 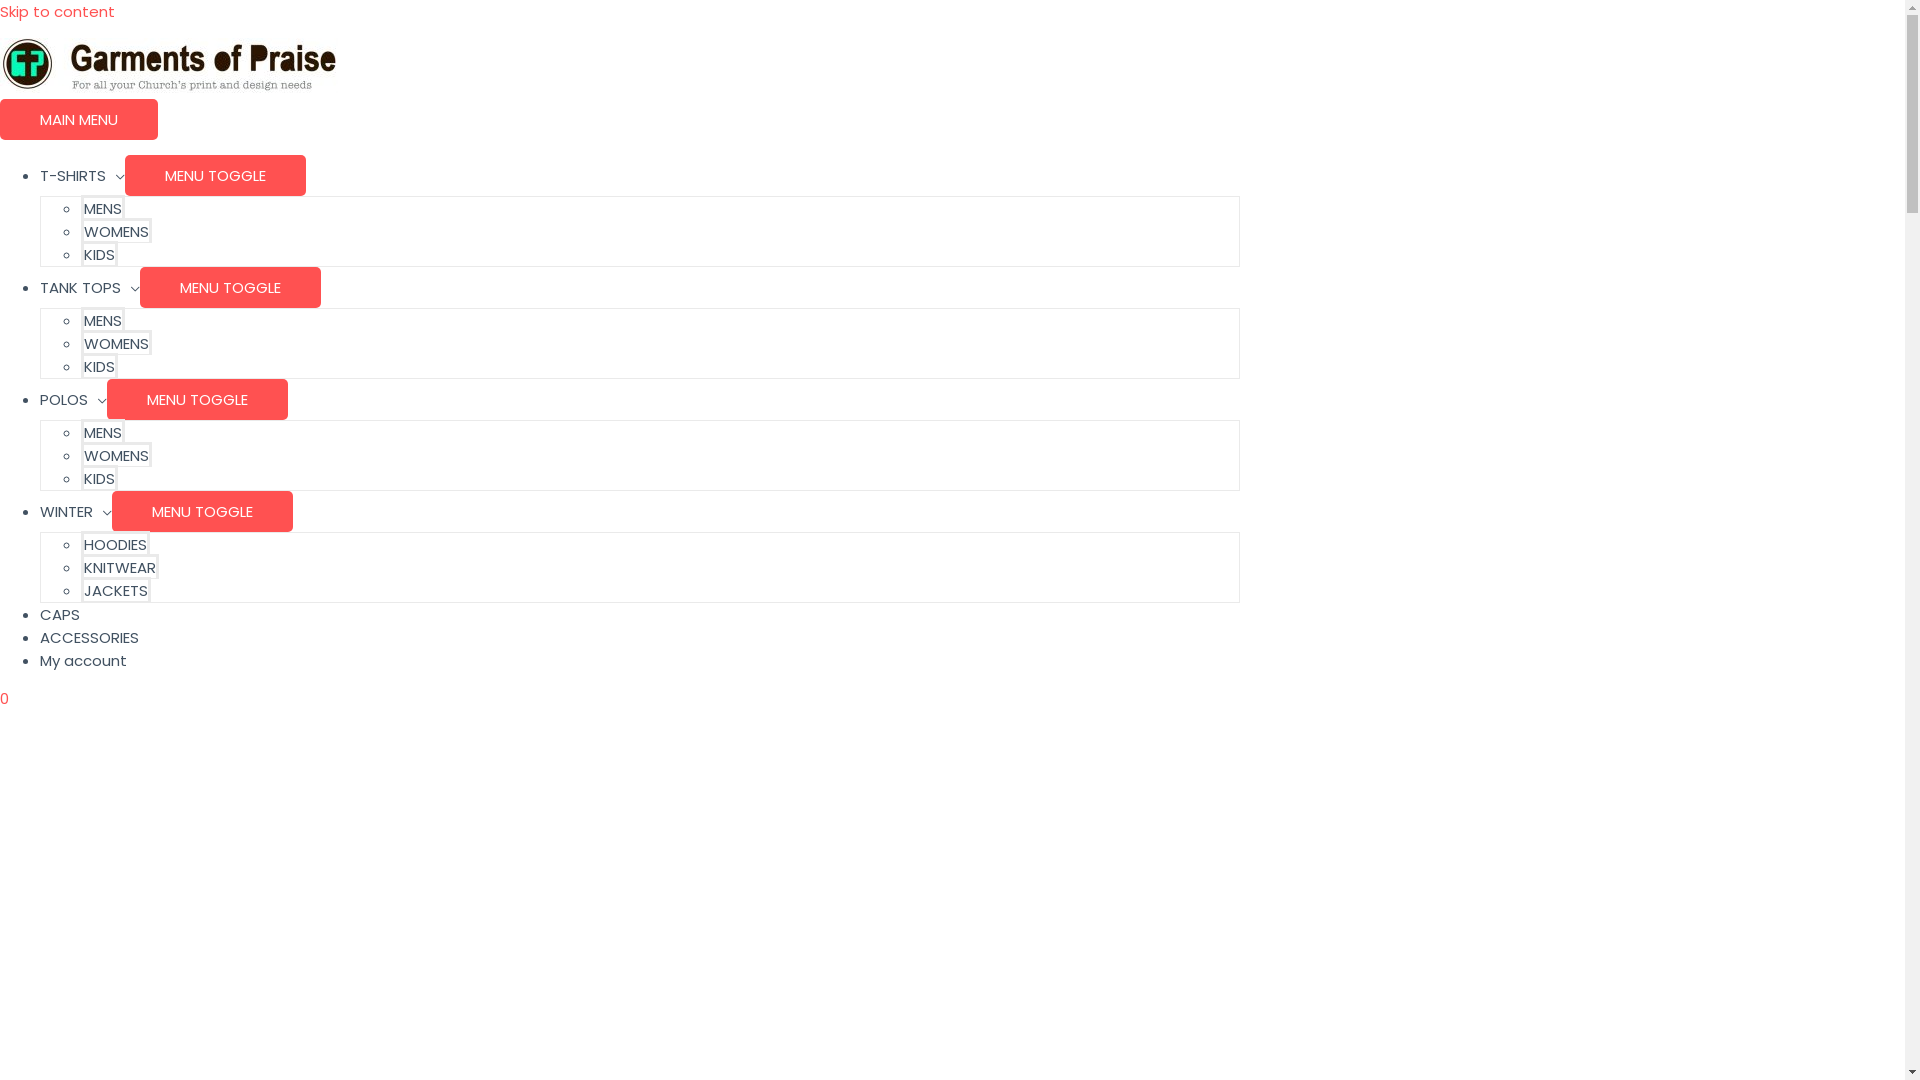 What do you see at coordinates (73, 399) in the screenshot?
I see `'POLOS'` at bounding box center [73, 399].